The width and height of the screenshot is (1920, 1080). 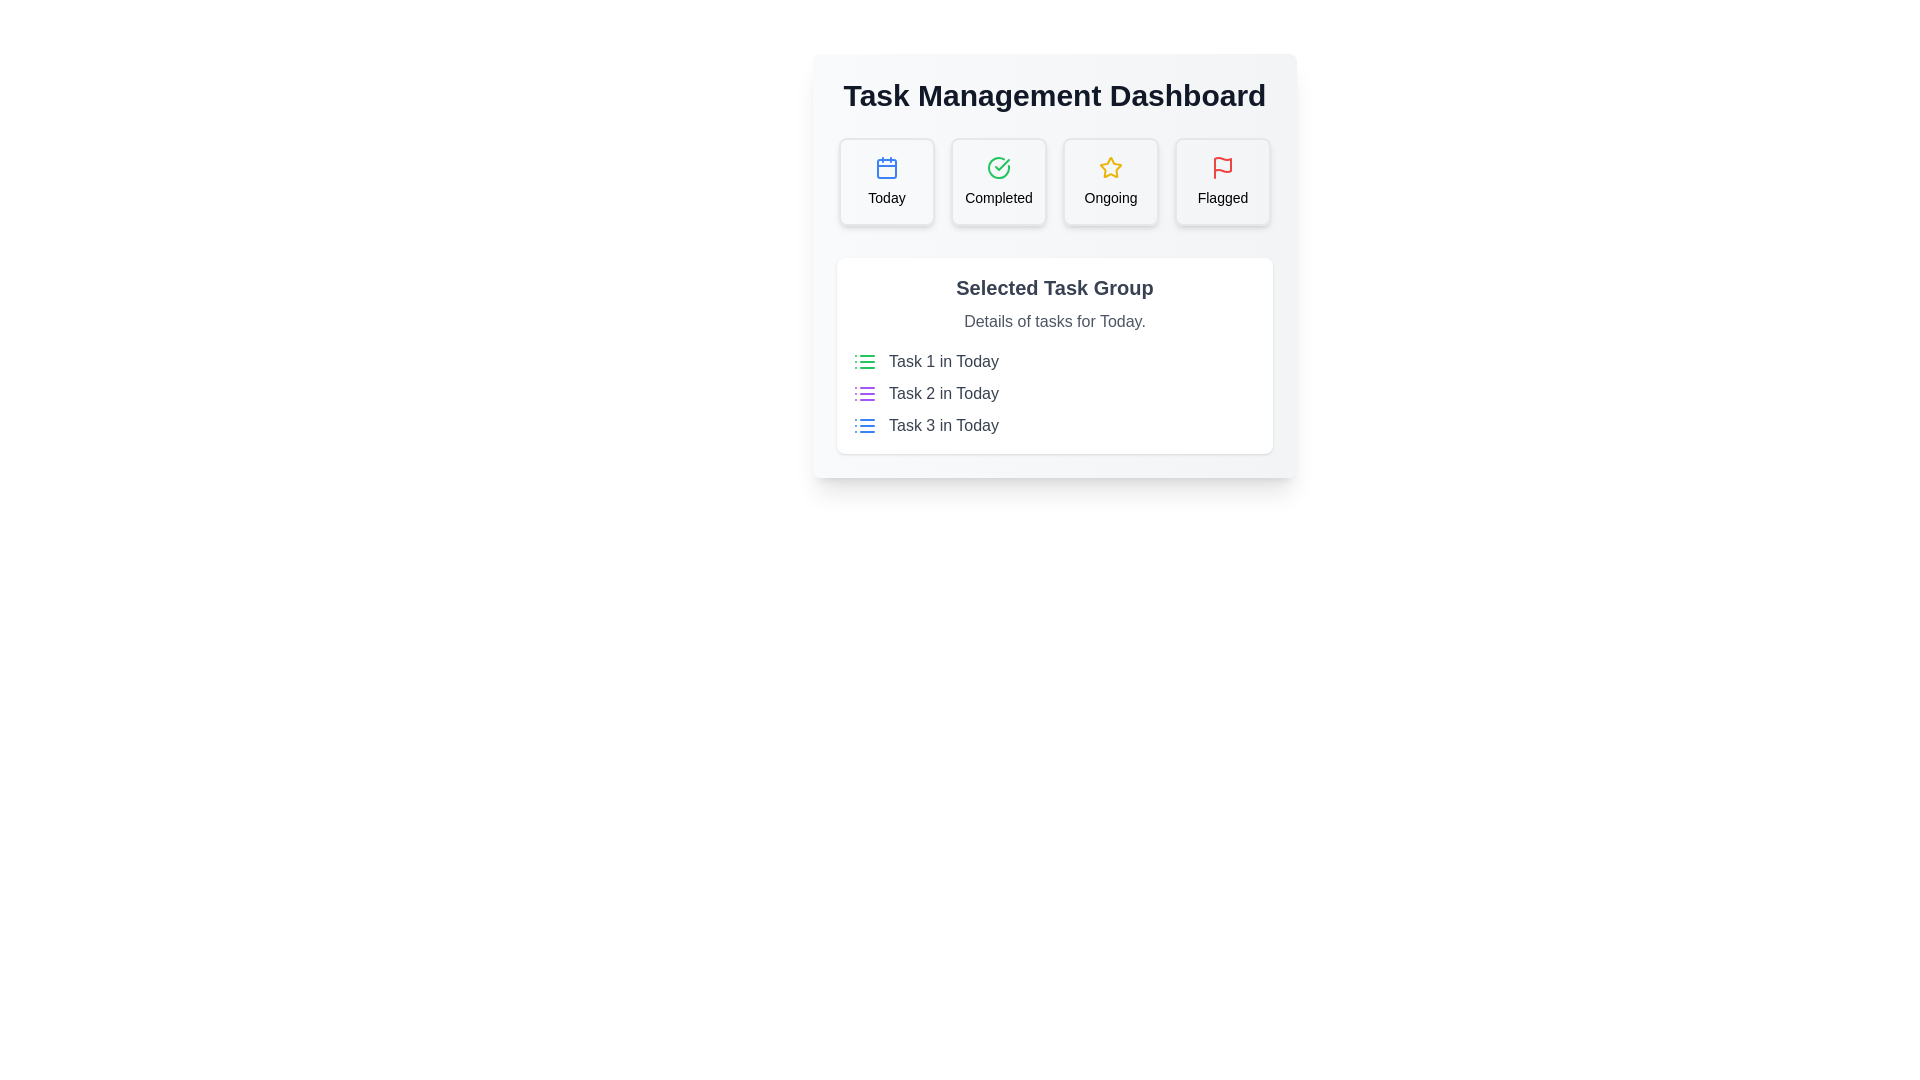 What do you see at coordinates (1109, 166) in the screenshot?
I see `the star icon with a hollow interior and orange-colored outline, located between the 'Completed' and 'Flagged' icons` at bounding box center [1109, 166].